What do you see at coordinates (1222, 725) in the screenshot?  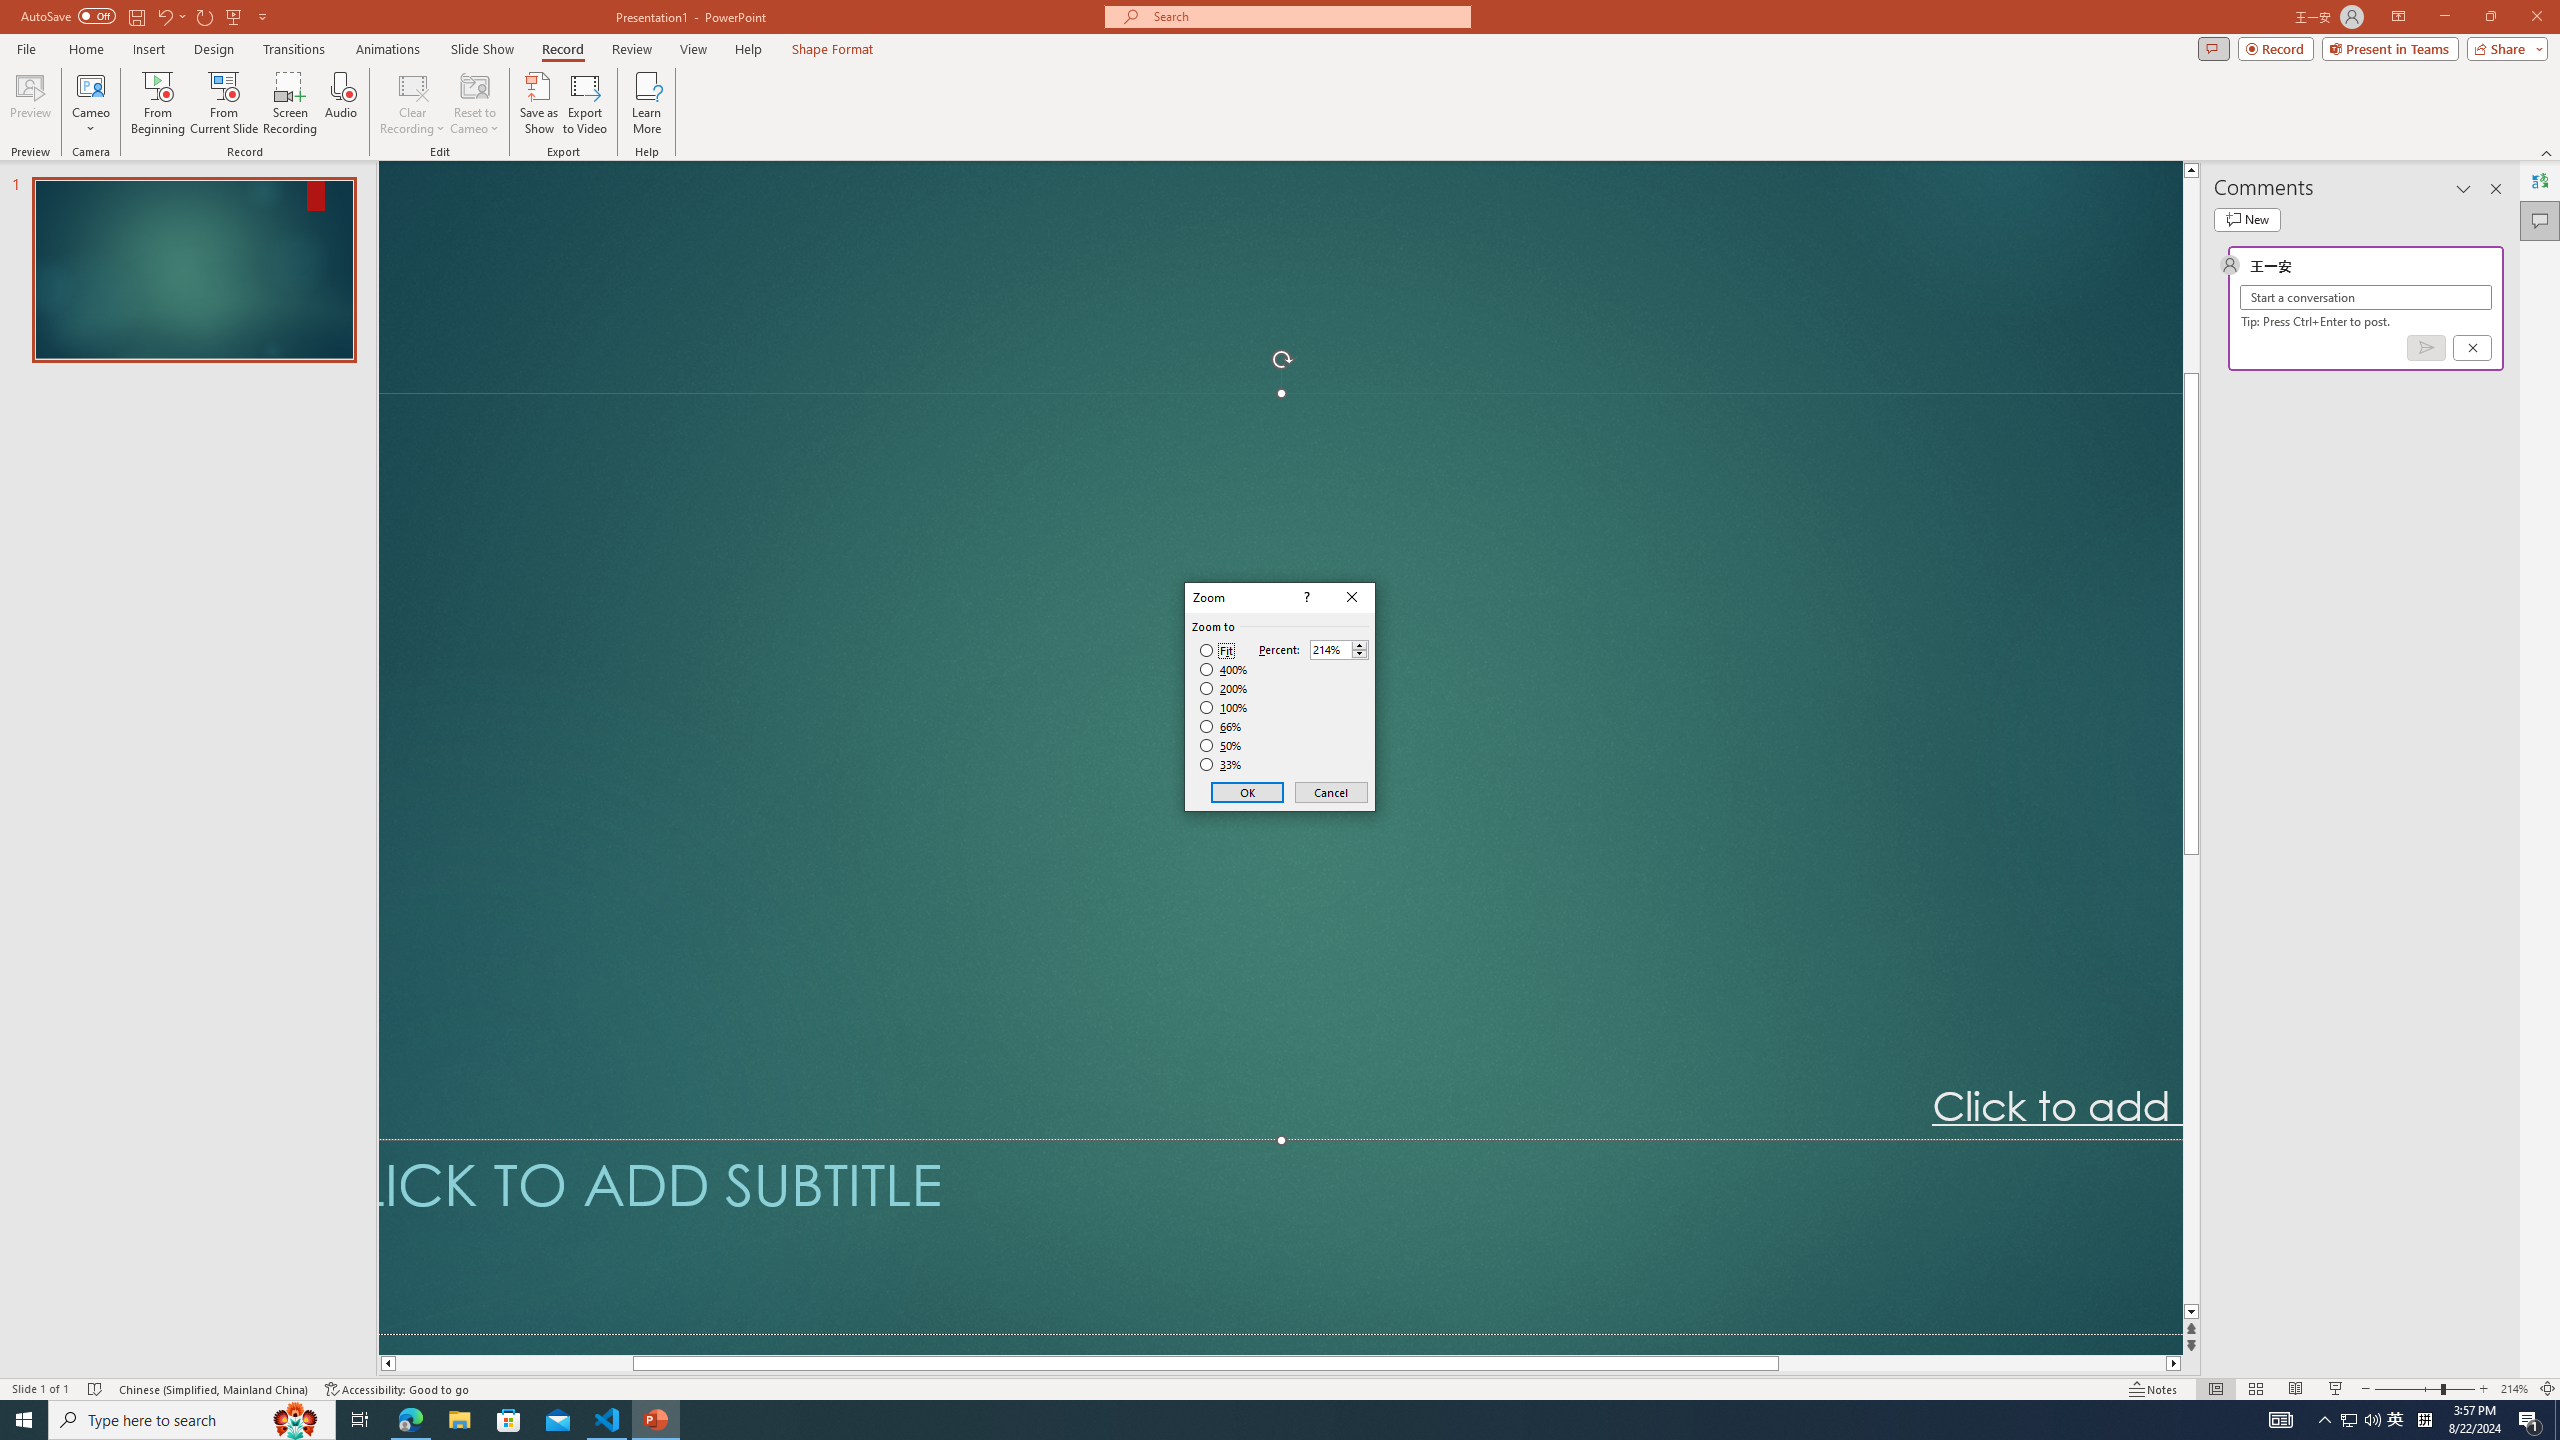 I see `'66%'` at bounding box center [1222, 725].